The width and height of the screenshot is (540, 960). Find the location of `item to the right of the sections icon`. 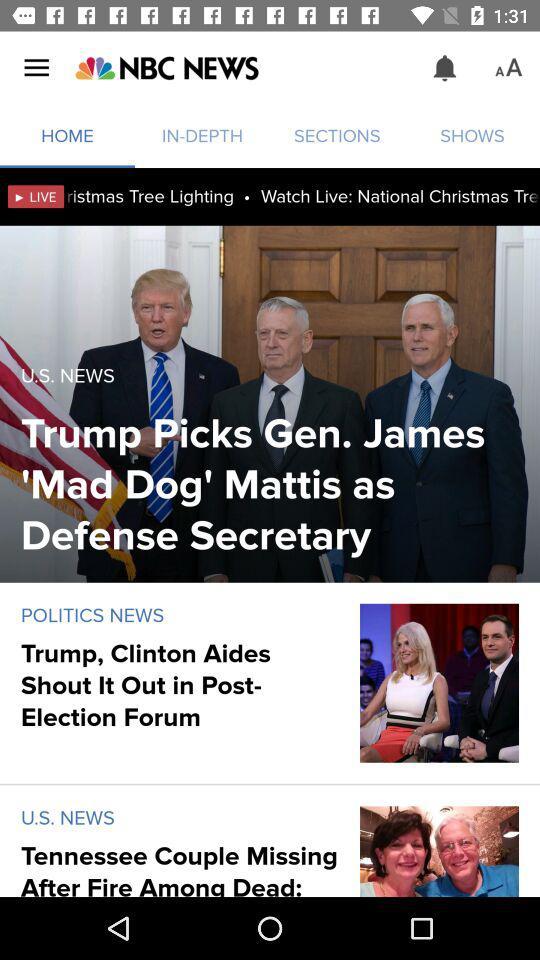

item to the right of the sections icon is located at coordinates (445, 68).